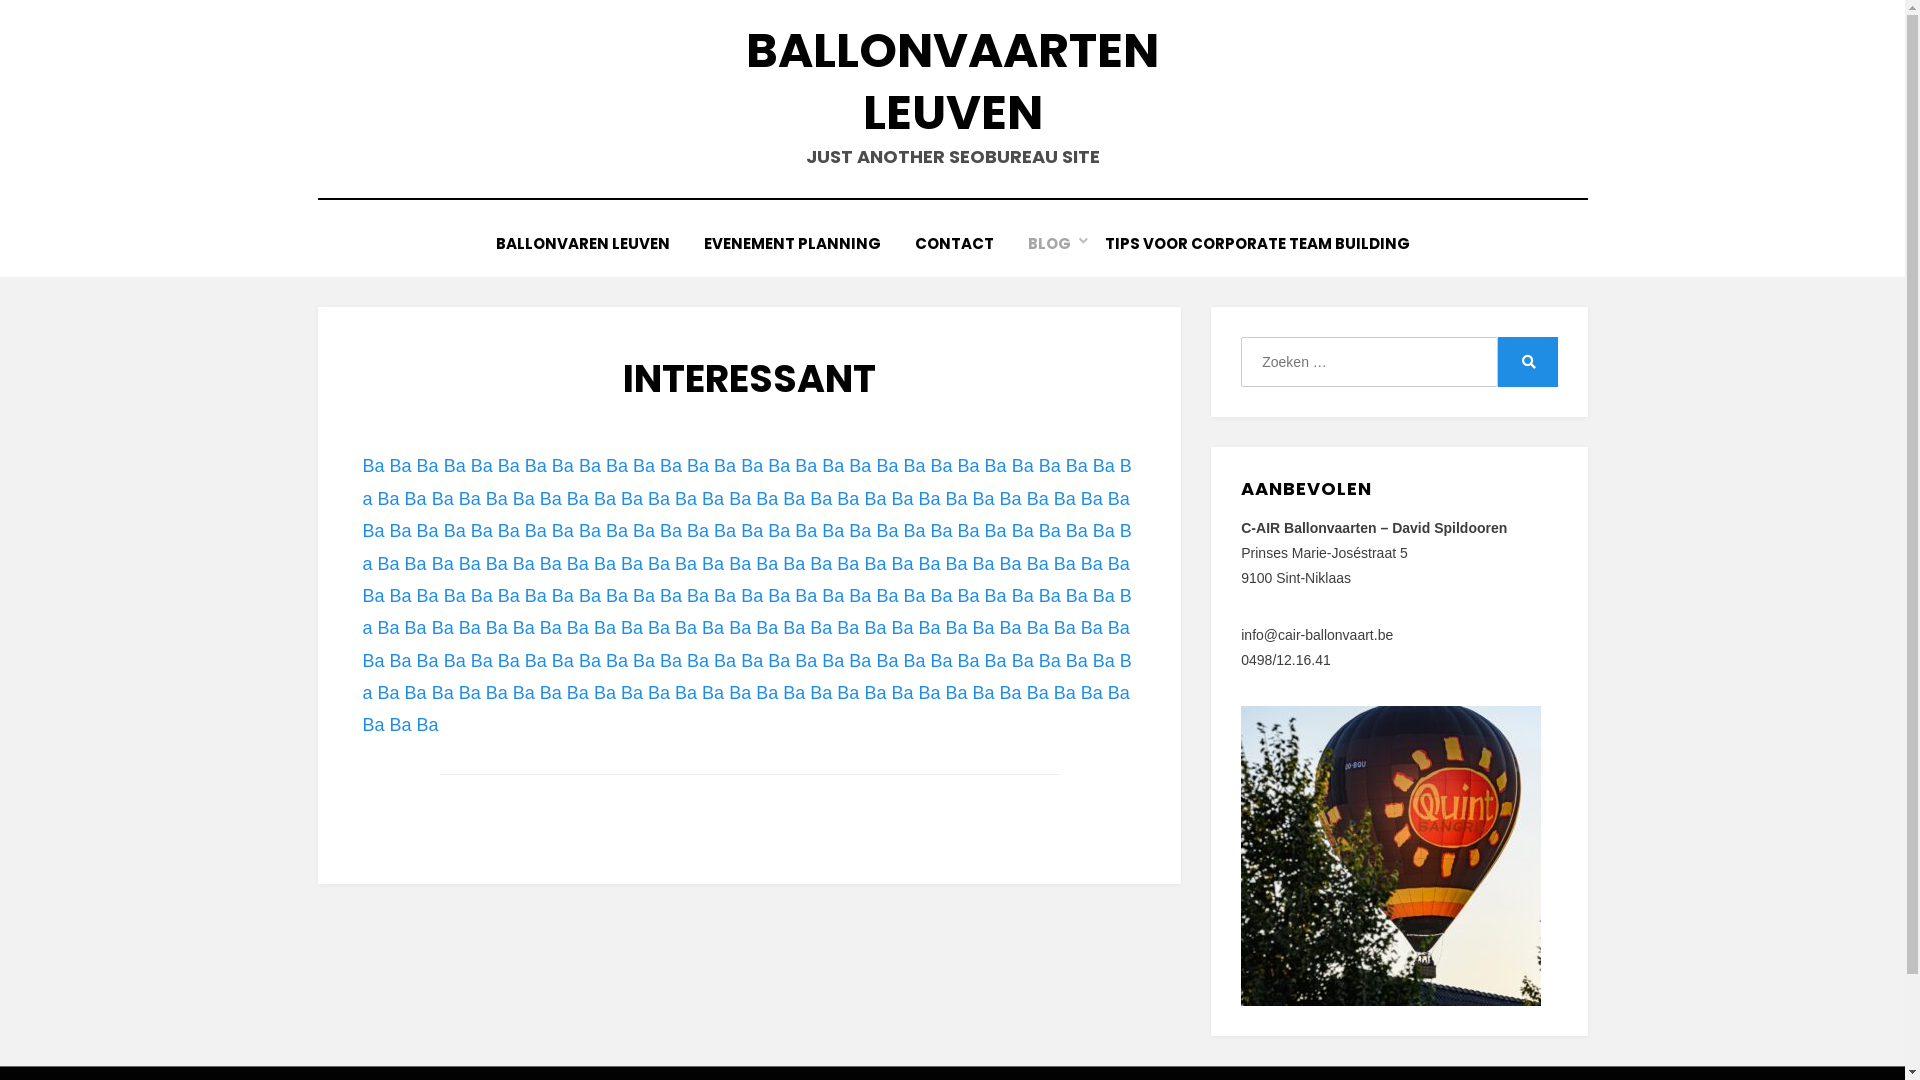 The width and height of the screenshot is (1920, 1080). I want to click on '0498/12.16.41', so click(1286, 659).